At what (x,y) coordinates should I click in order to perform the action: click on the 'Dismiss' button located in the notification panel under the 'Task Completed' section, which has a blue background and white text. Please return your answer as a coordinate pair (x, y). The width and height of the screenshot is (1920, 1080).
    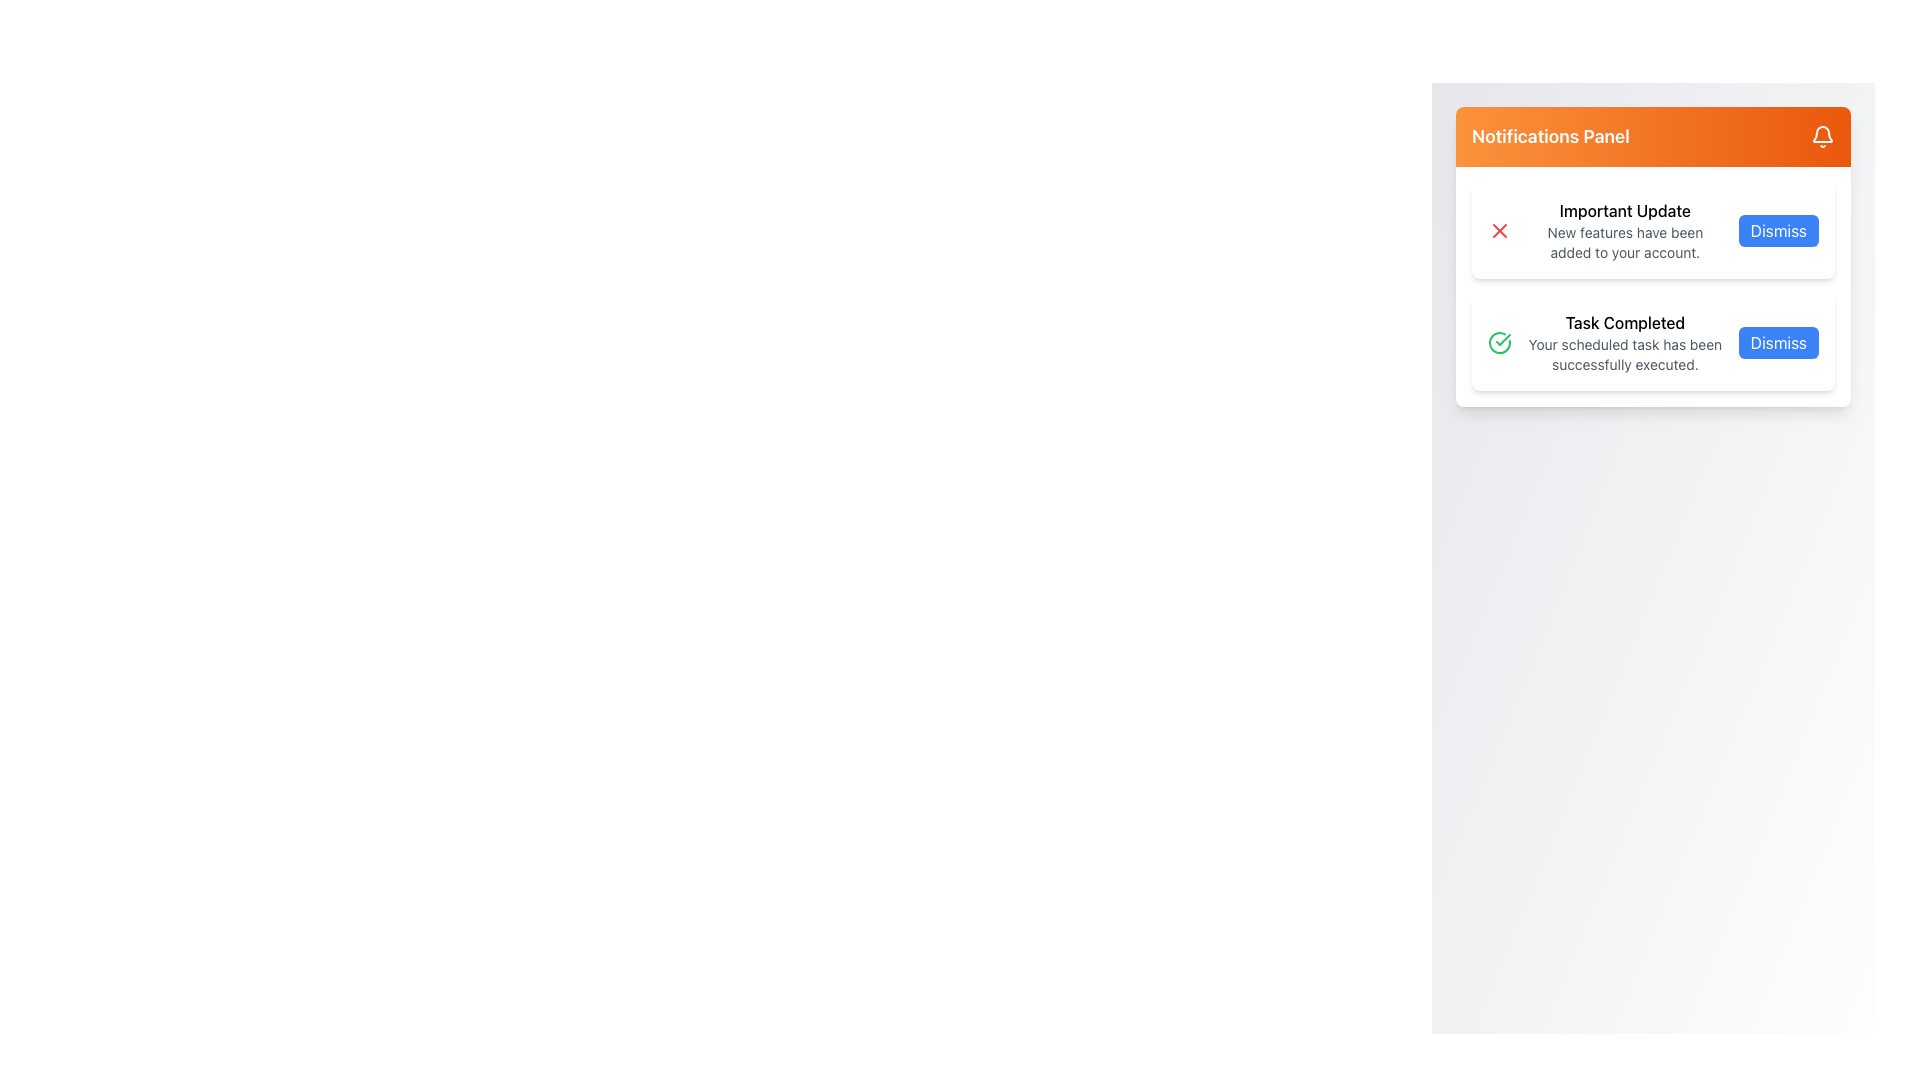
    Looking at the image, I should click on (1777, 342).